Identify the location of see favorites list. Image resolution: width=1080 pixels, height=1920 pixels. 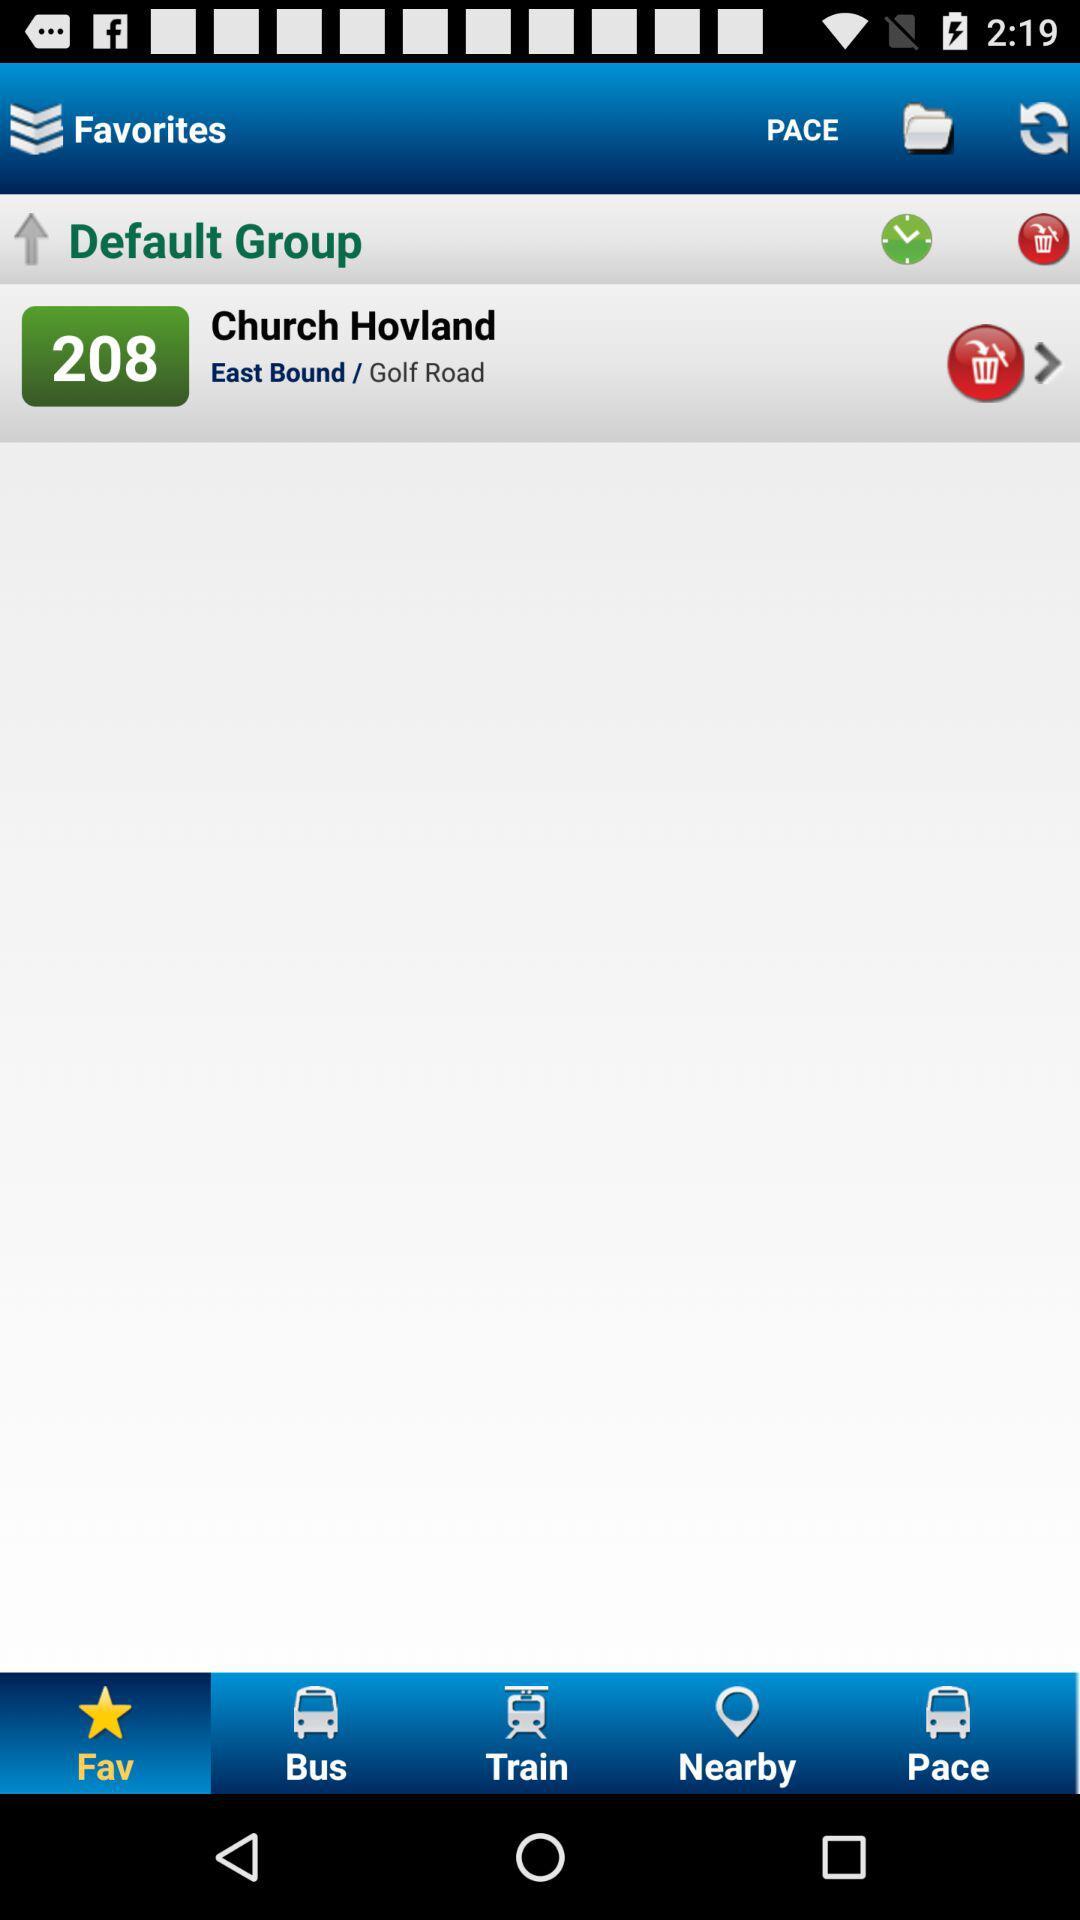
(36, 127).